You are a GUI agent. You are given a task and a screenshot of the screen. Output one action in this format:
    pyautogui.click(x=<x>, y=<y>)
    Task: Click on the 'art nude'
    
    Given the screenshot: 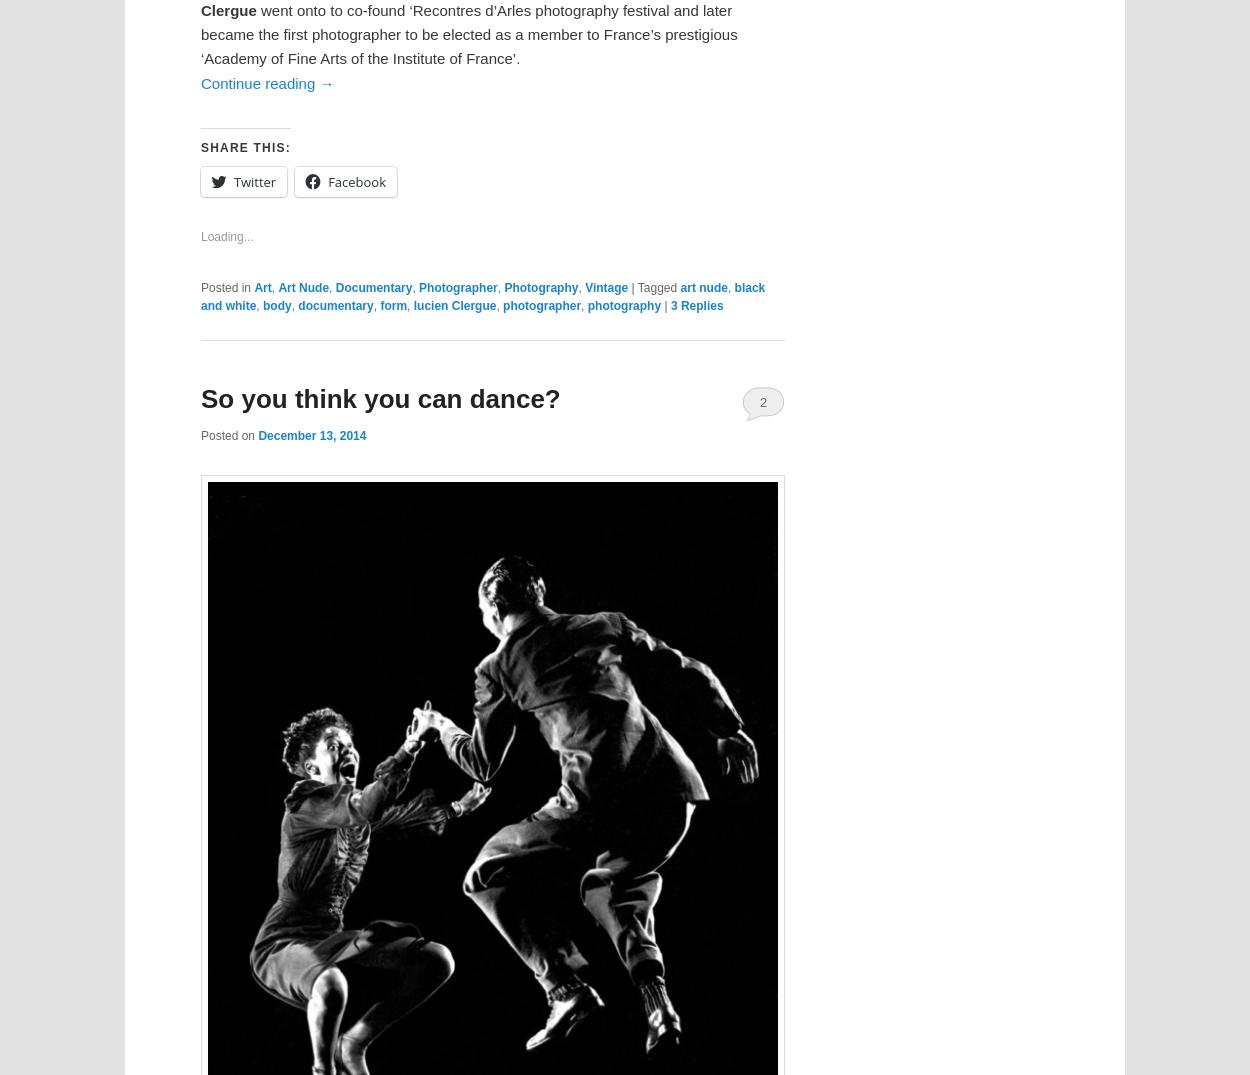 What is the action you would take?
    pyautogui.click(x=702, y=287)
    